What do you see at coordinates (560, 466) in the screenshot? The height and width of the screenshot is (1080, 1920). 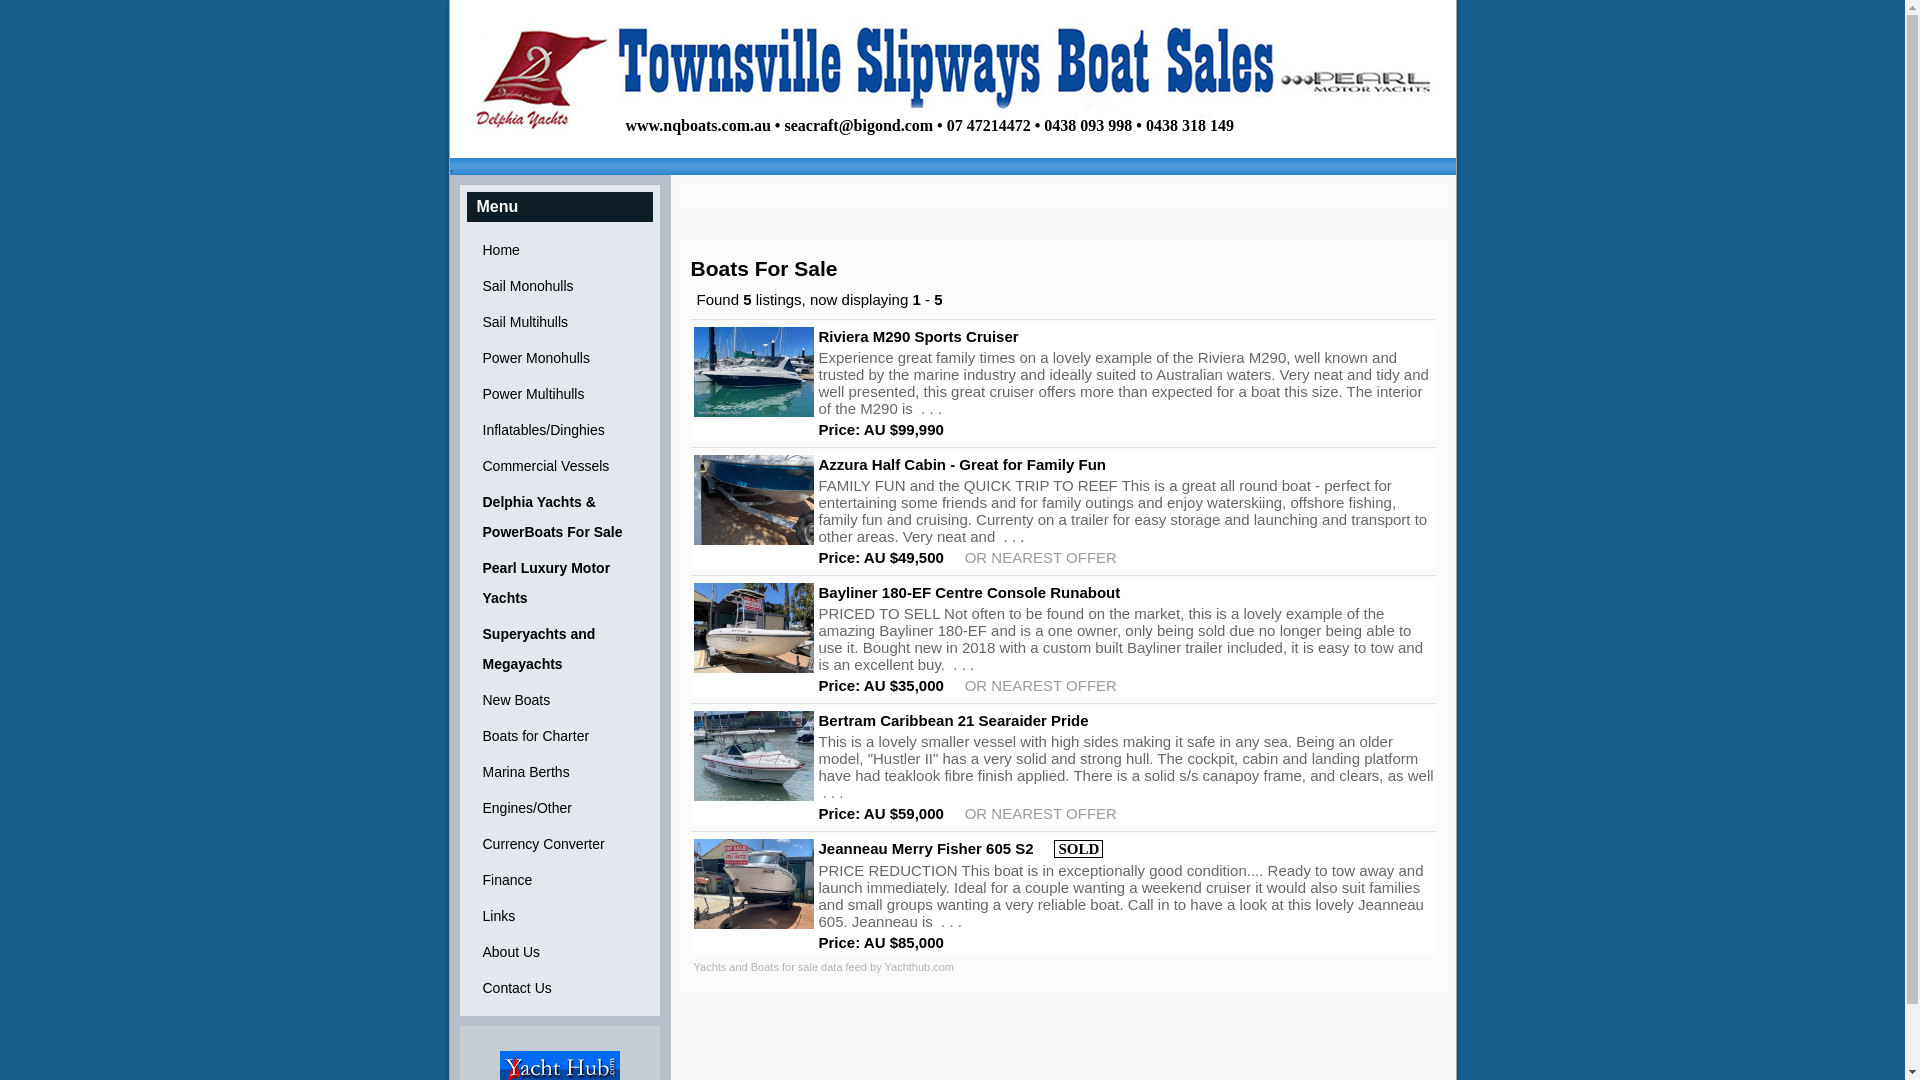 I see `'Commercial Vessels'` at bounding box center [560, 466].